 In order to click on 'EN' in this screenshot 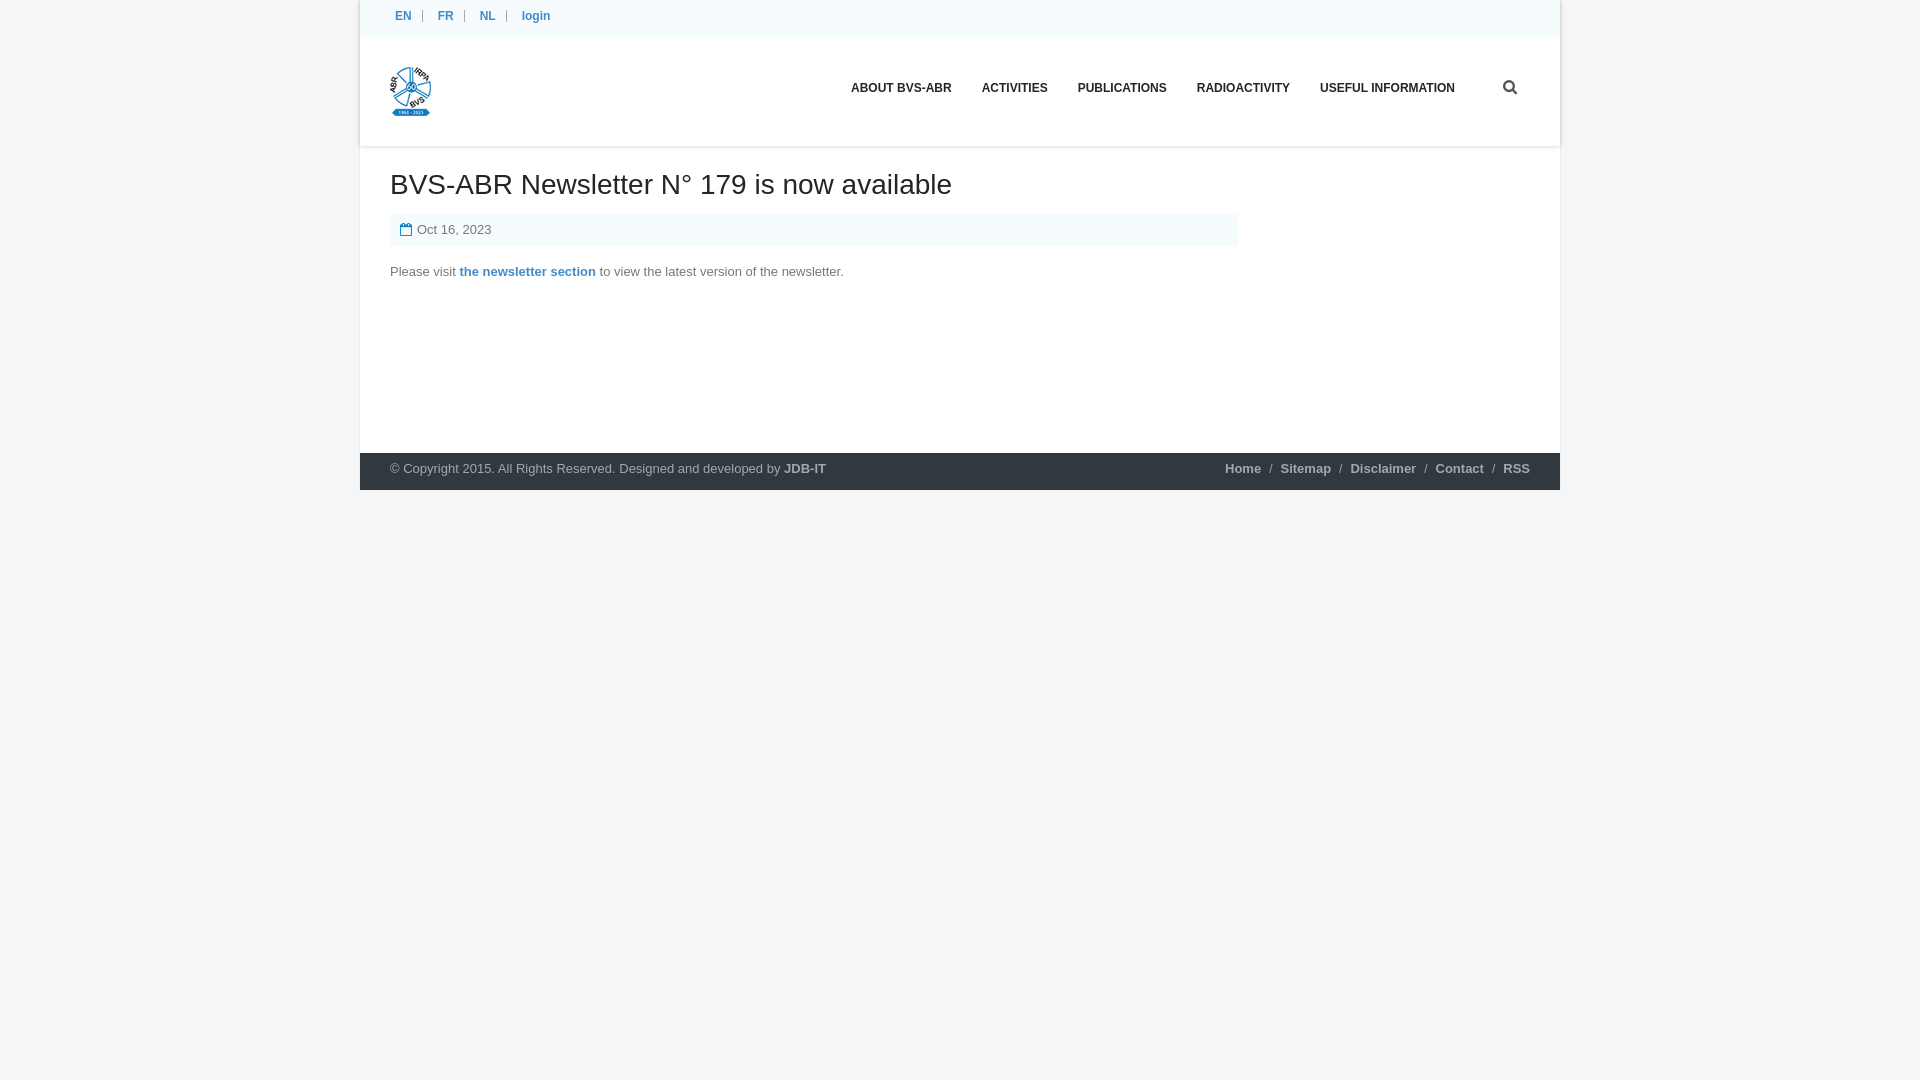, I will do `click(405, 15)`.